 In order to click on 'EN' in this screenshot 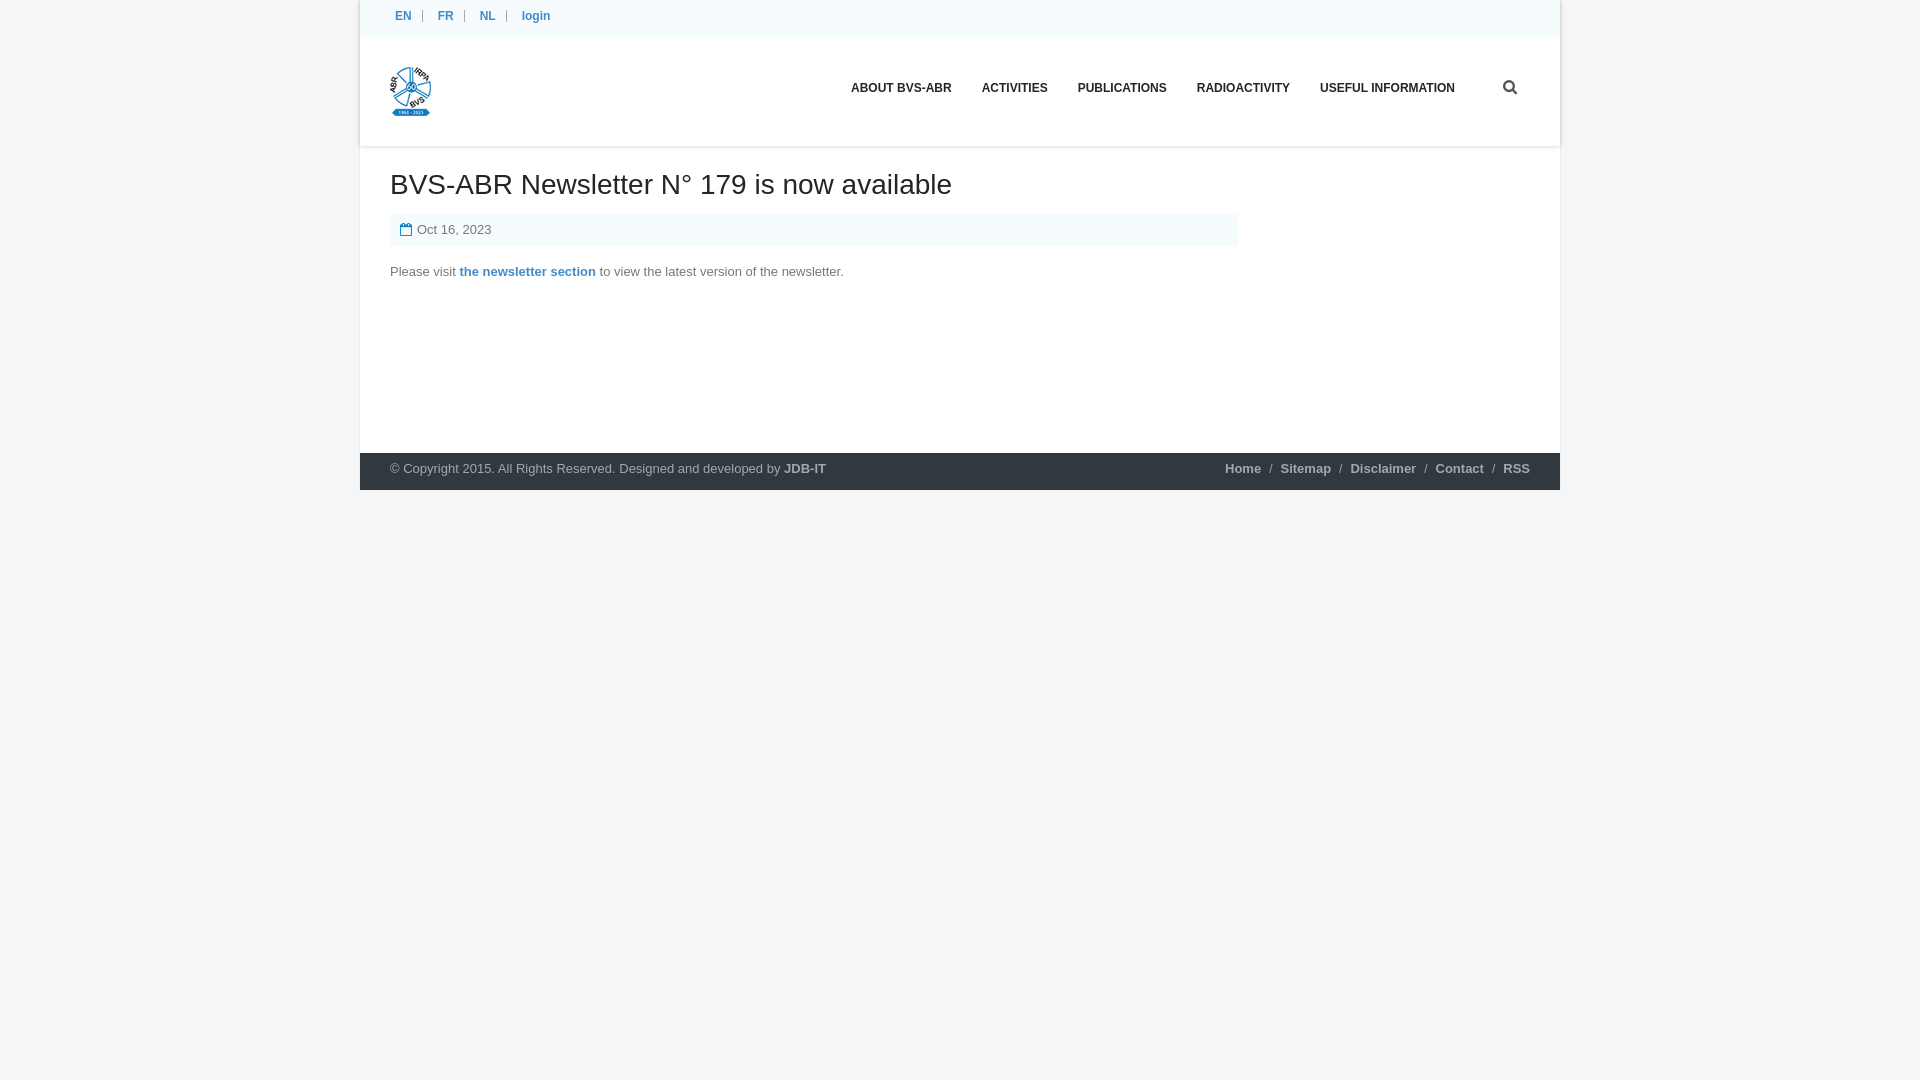, I will do `click(405, 15)`.